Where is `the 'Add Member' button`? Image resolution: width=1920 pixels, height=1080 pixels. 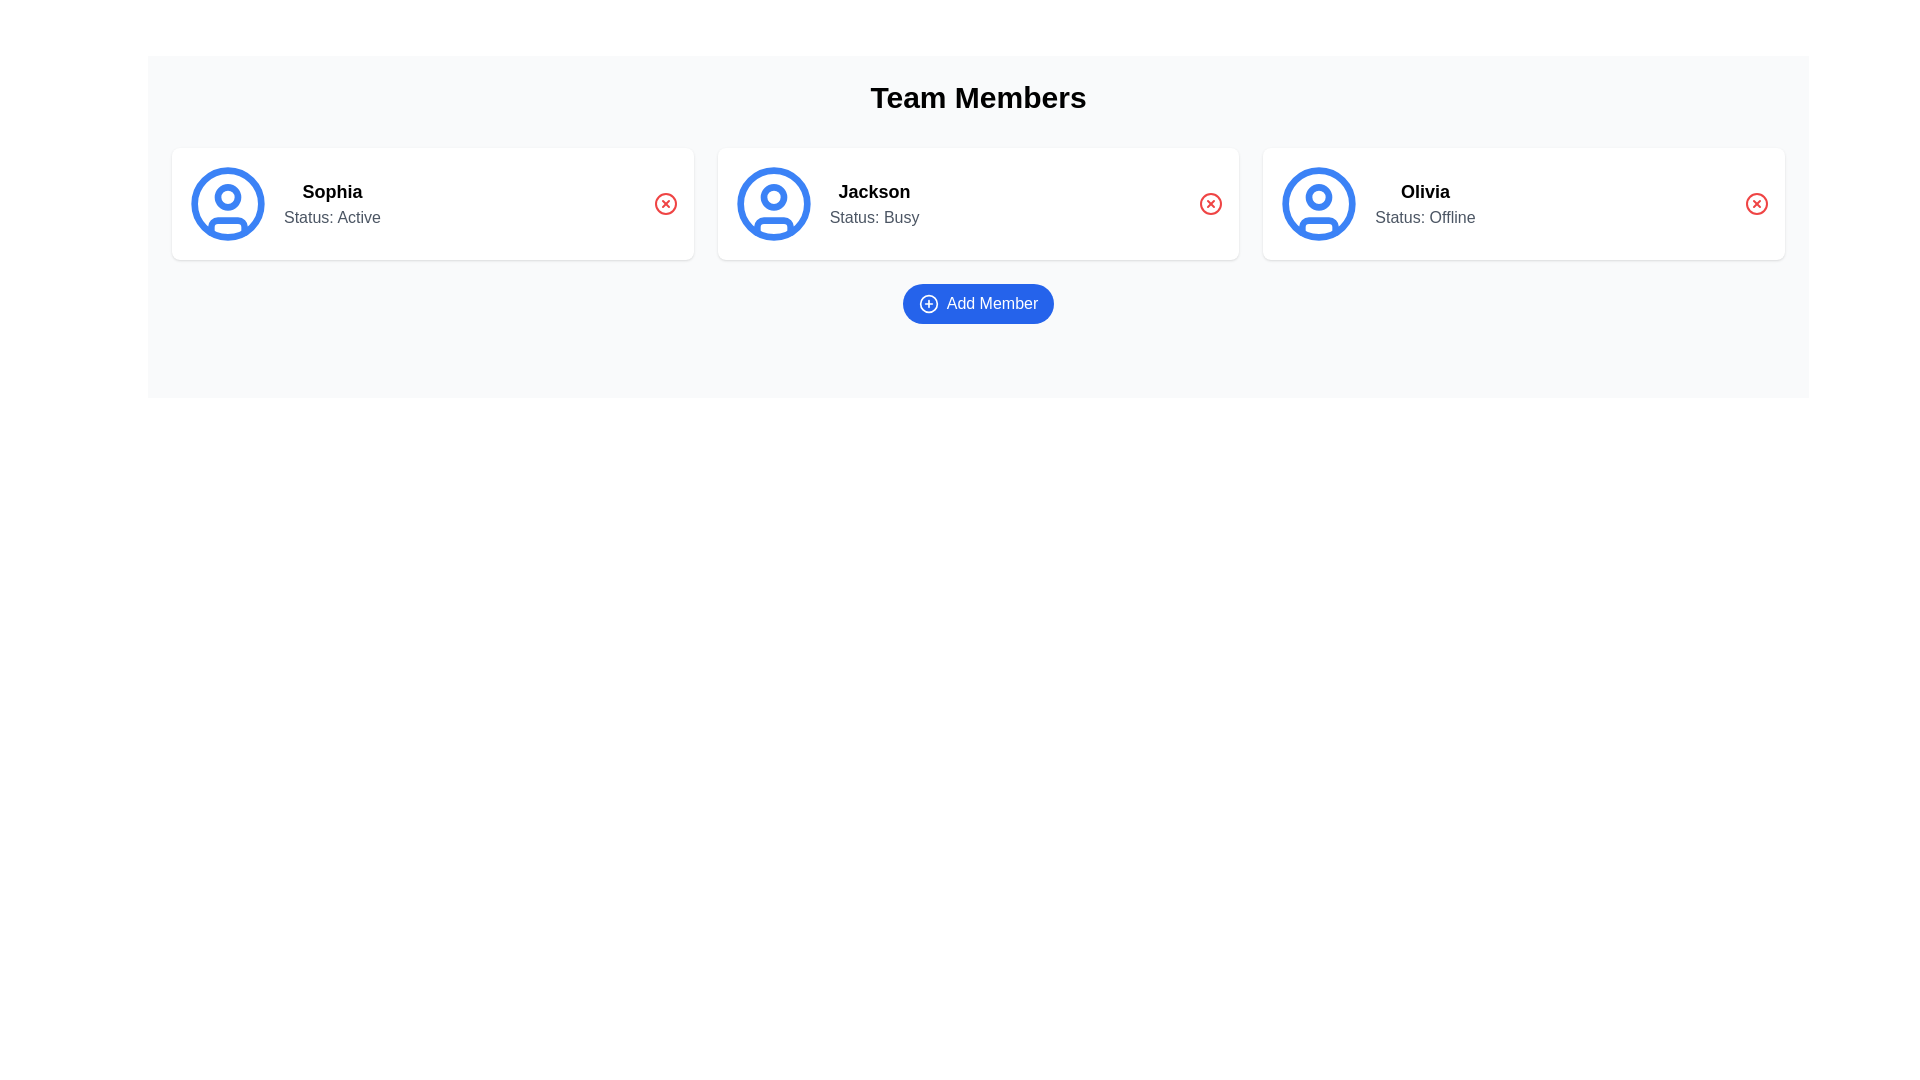 the 'Add Member' button is located at coordinates (978, 304).